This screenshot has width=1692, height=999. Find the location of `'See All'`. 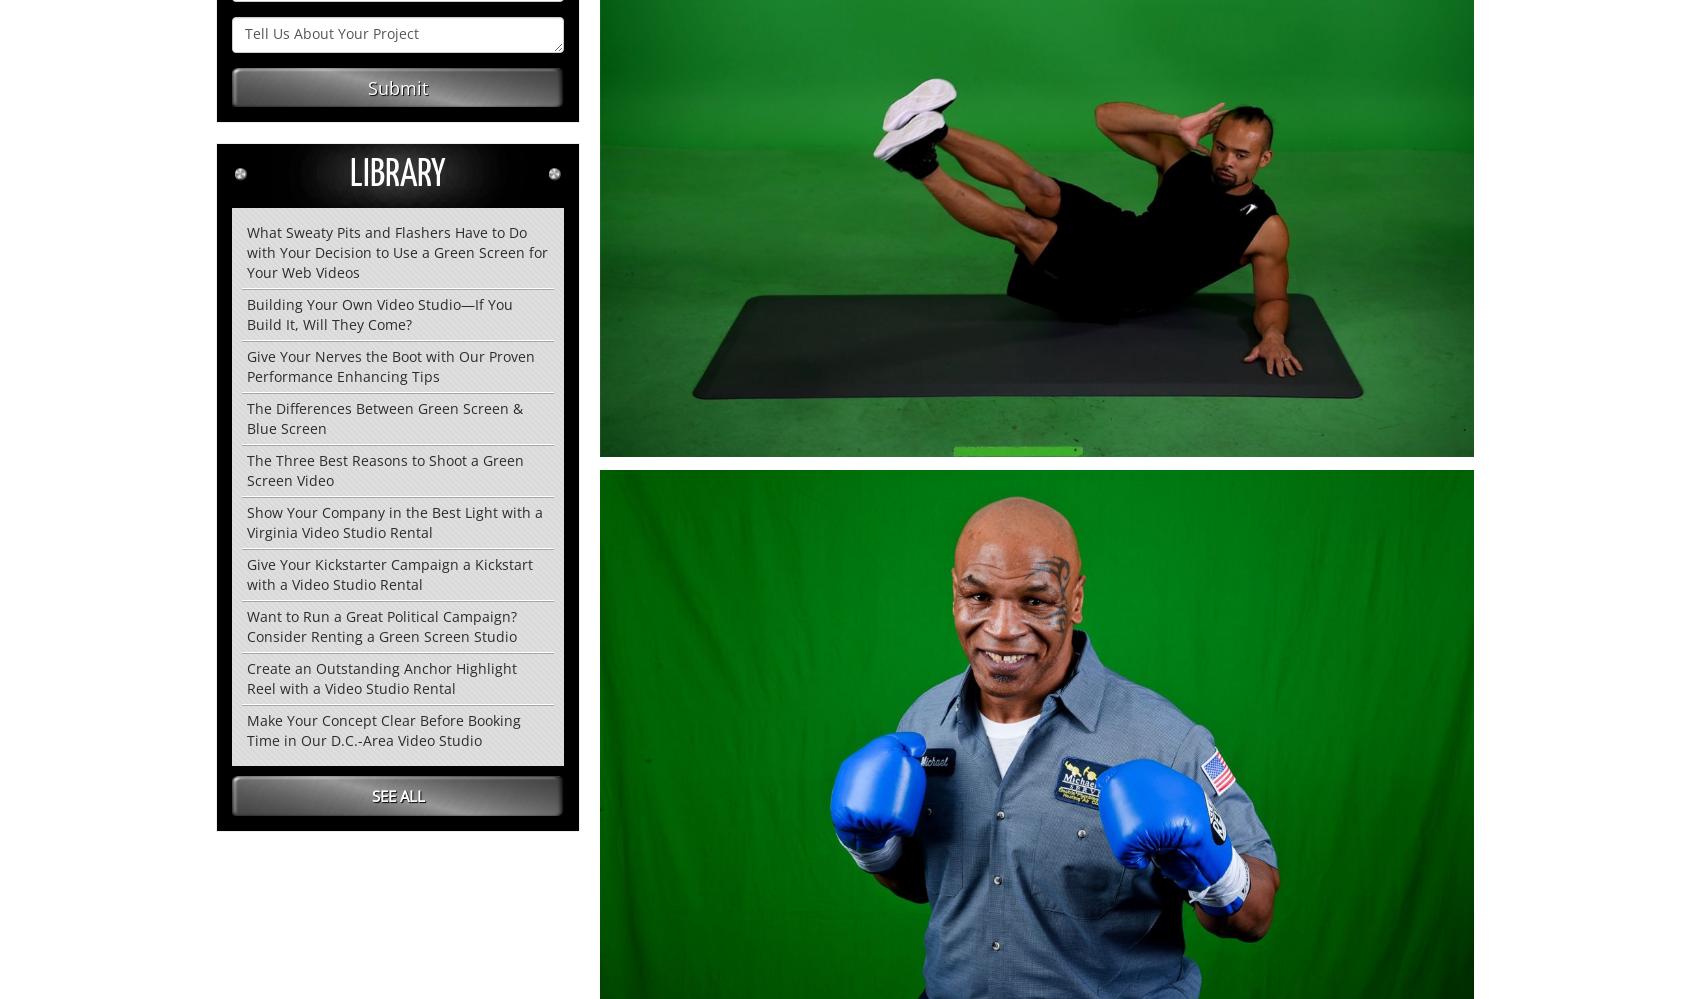

'See All' is located at coordinates (397, 795).